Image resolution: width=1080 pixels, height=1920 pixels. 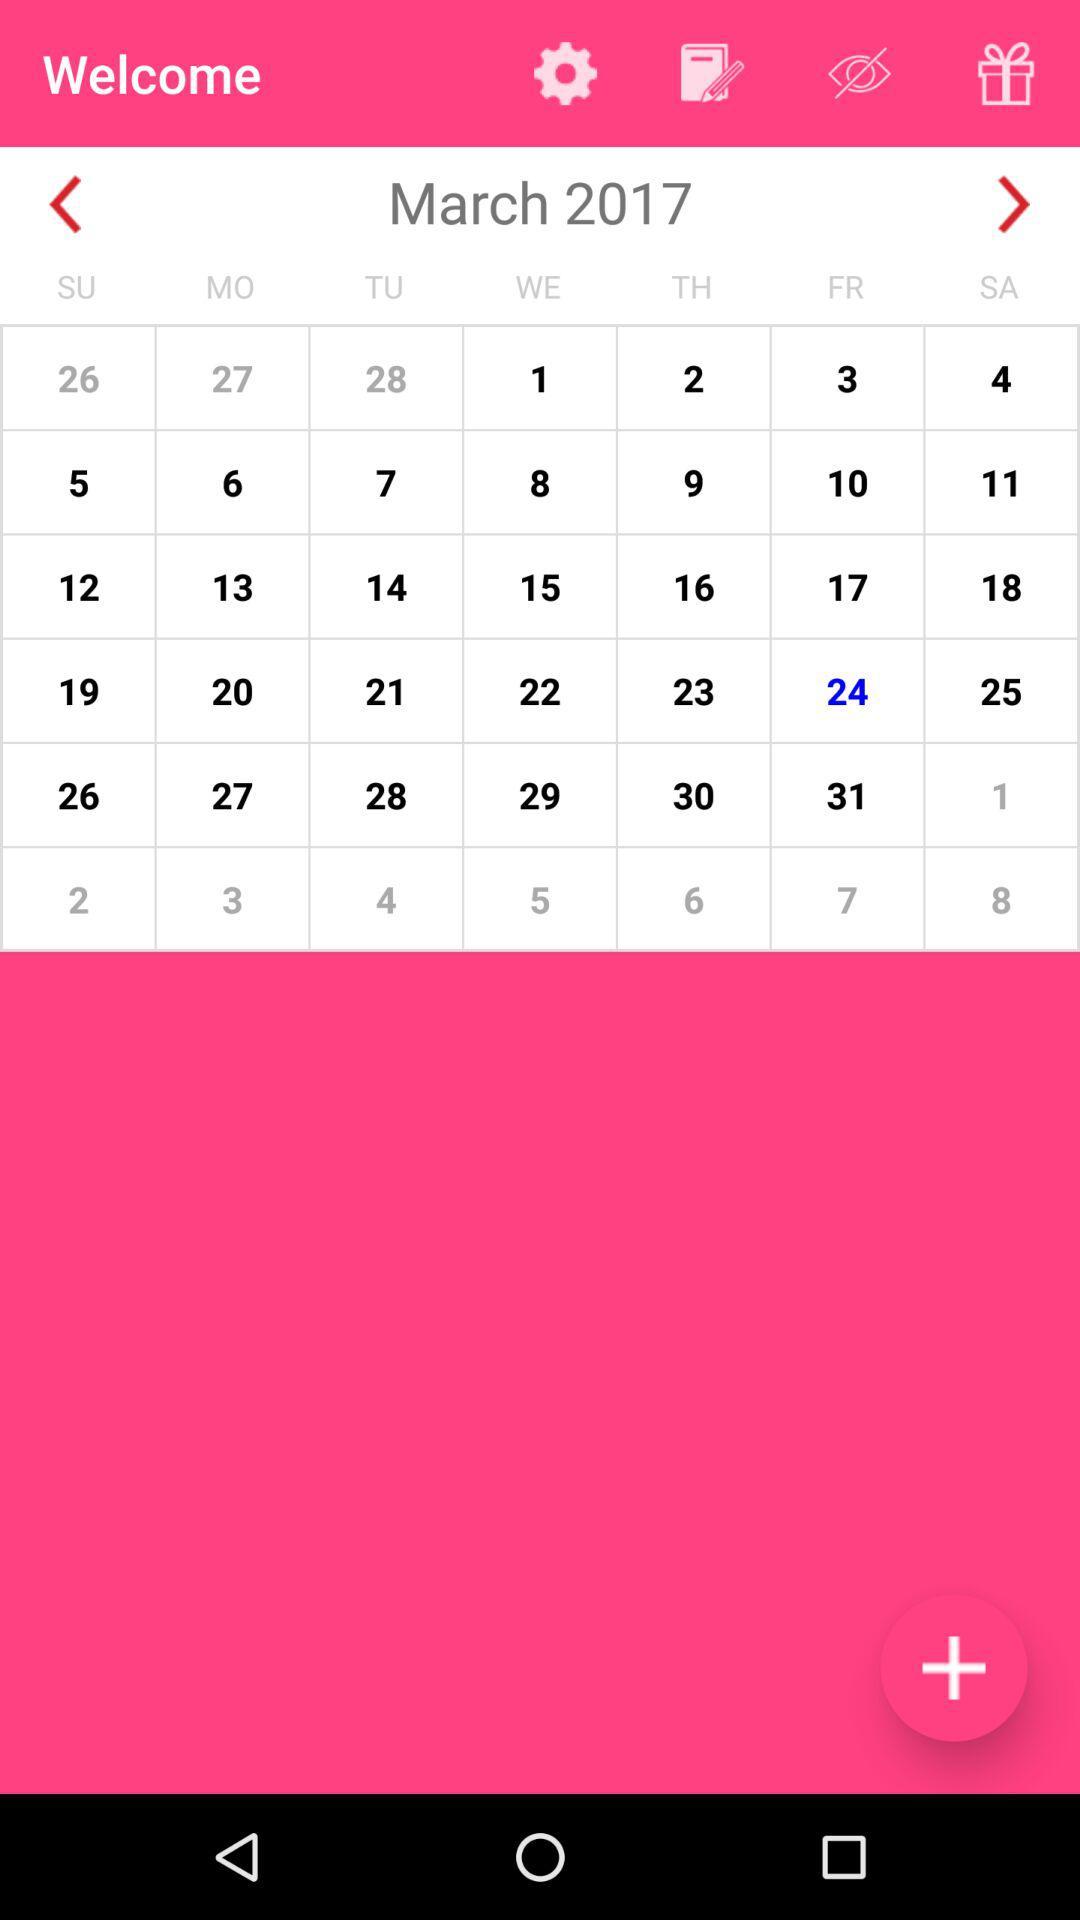 I want to click on event to calendar, so click(x=952, y=1667).